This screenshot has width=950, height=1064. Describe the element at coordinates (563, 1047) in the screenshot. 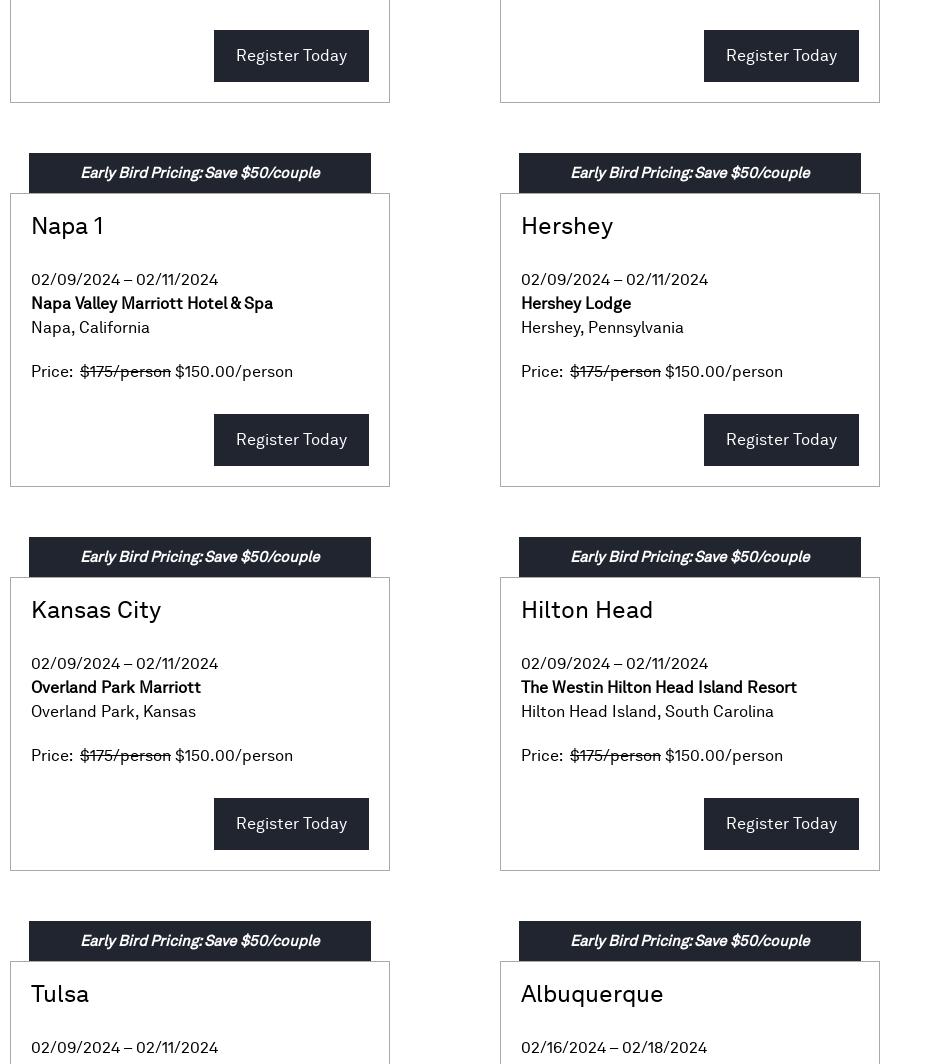

I see `'02/16/2024'` at that location.